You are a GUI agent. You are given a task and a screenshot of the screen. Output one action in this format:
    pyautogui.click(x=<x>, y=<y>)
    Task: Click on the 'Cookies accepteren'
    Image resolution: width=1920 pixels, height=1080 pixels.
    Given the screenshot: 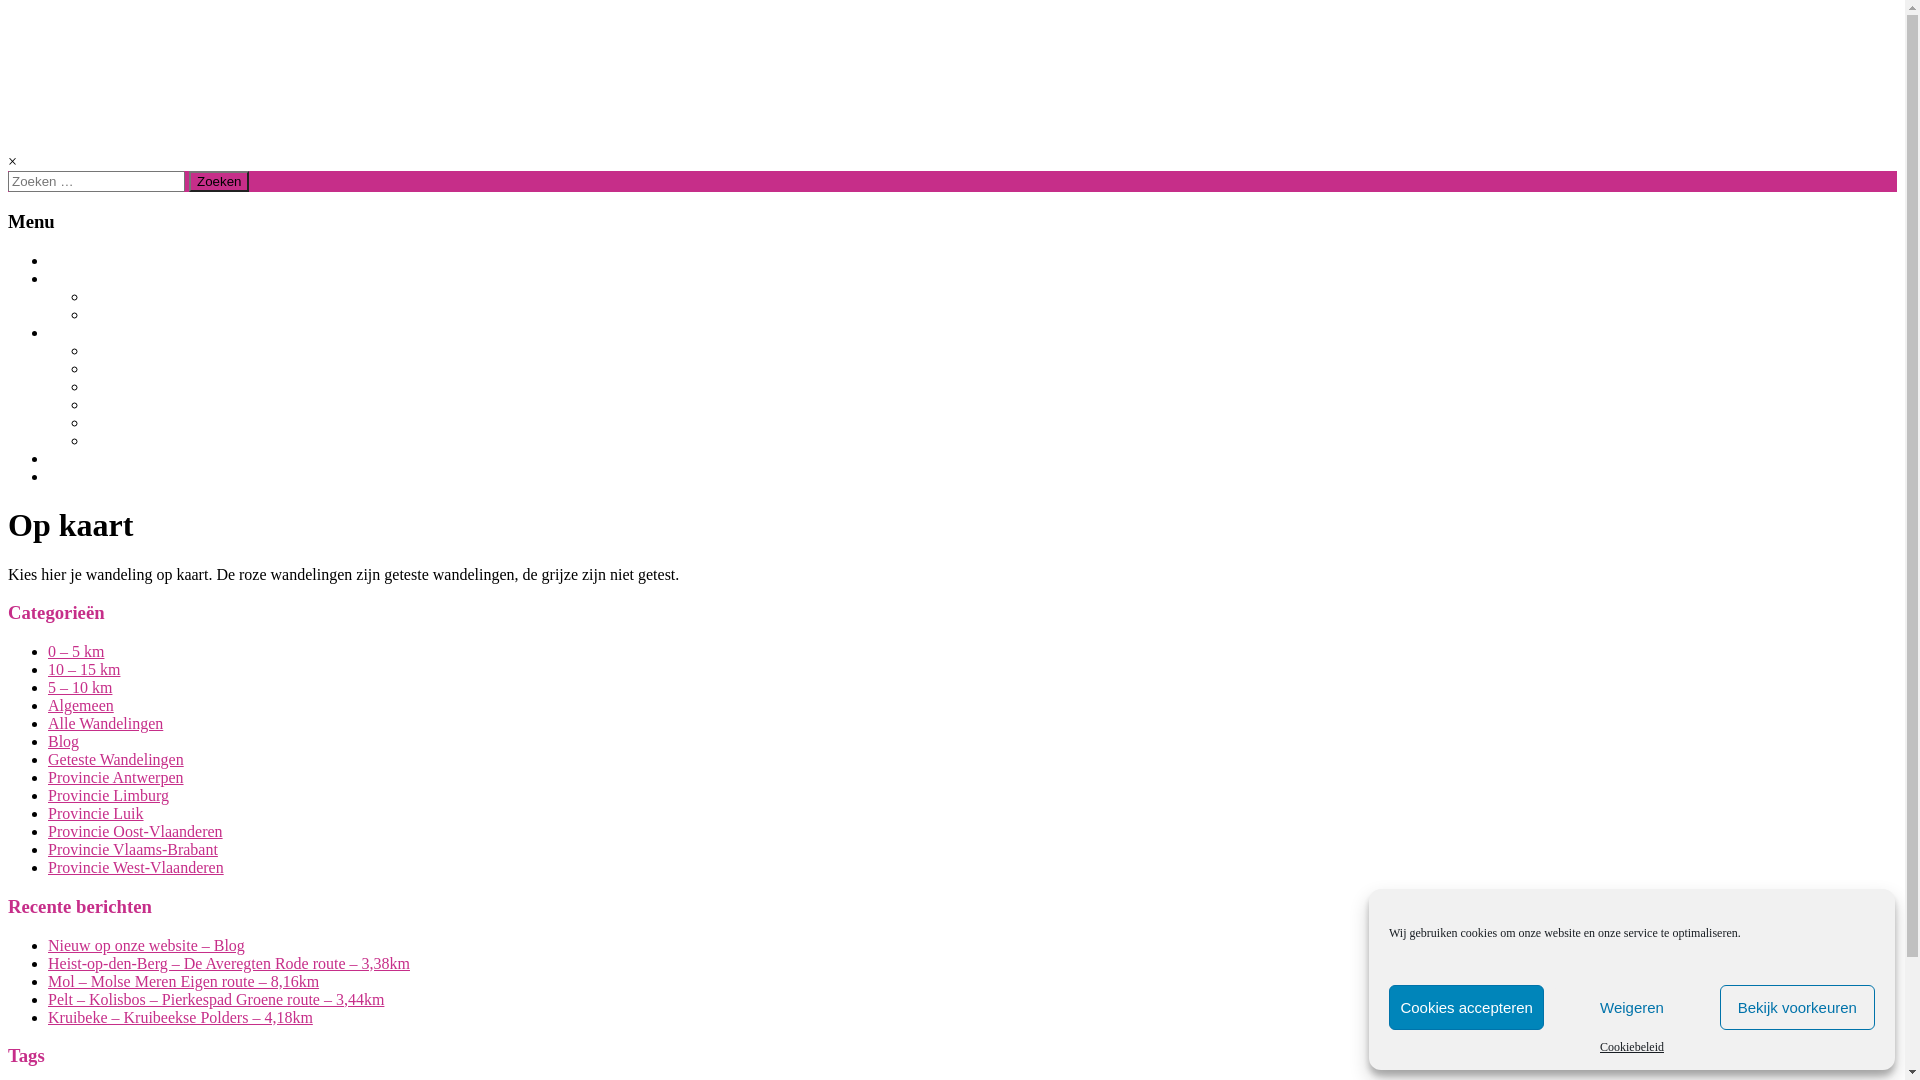 What is the action you would take?
    pyautogui.click(x=1387, y=1007)
    